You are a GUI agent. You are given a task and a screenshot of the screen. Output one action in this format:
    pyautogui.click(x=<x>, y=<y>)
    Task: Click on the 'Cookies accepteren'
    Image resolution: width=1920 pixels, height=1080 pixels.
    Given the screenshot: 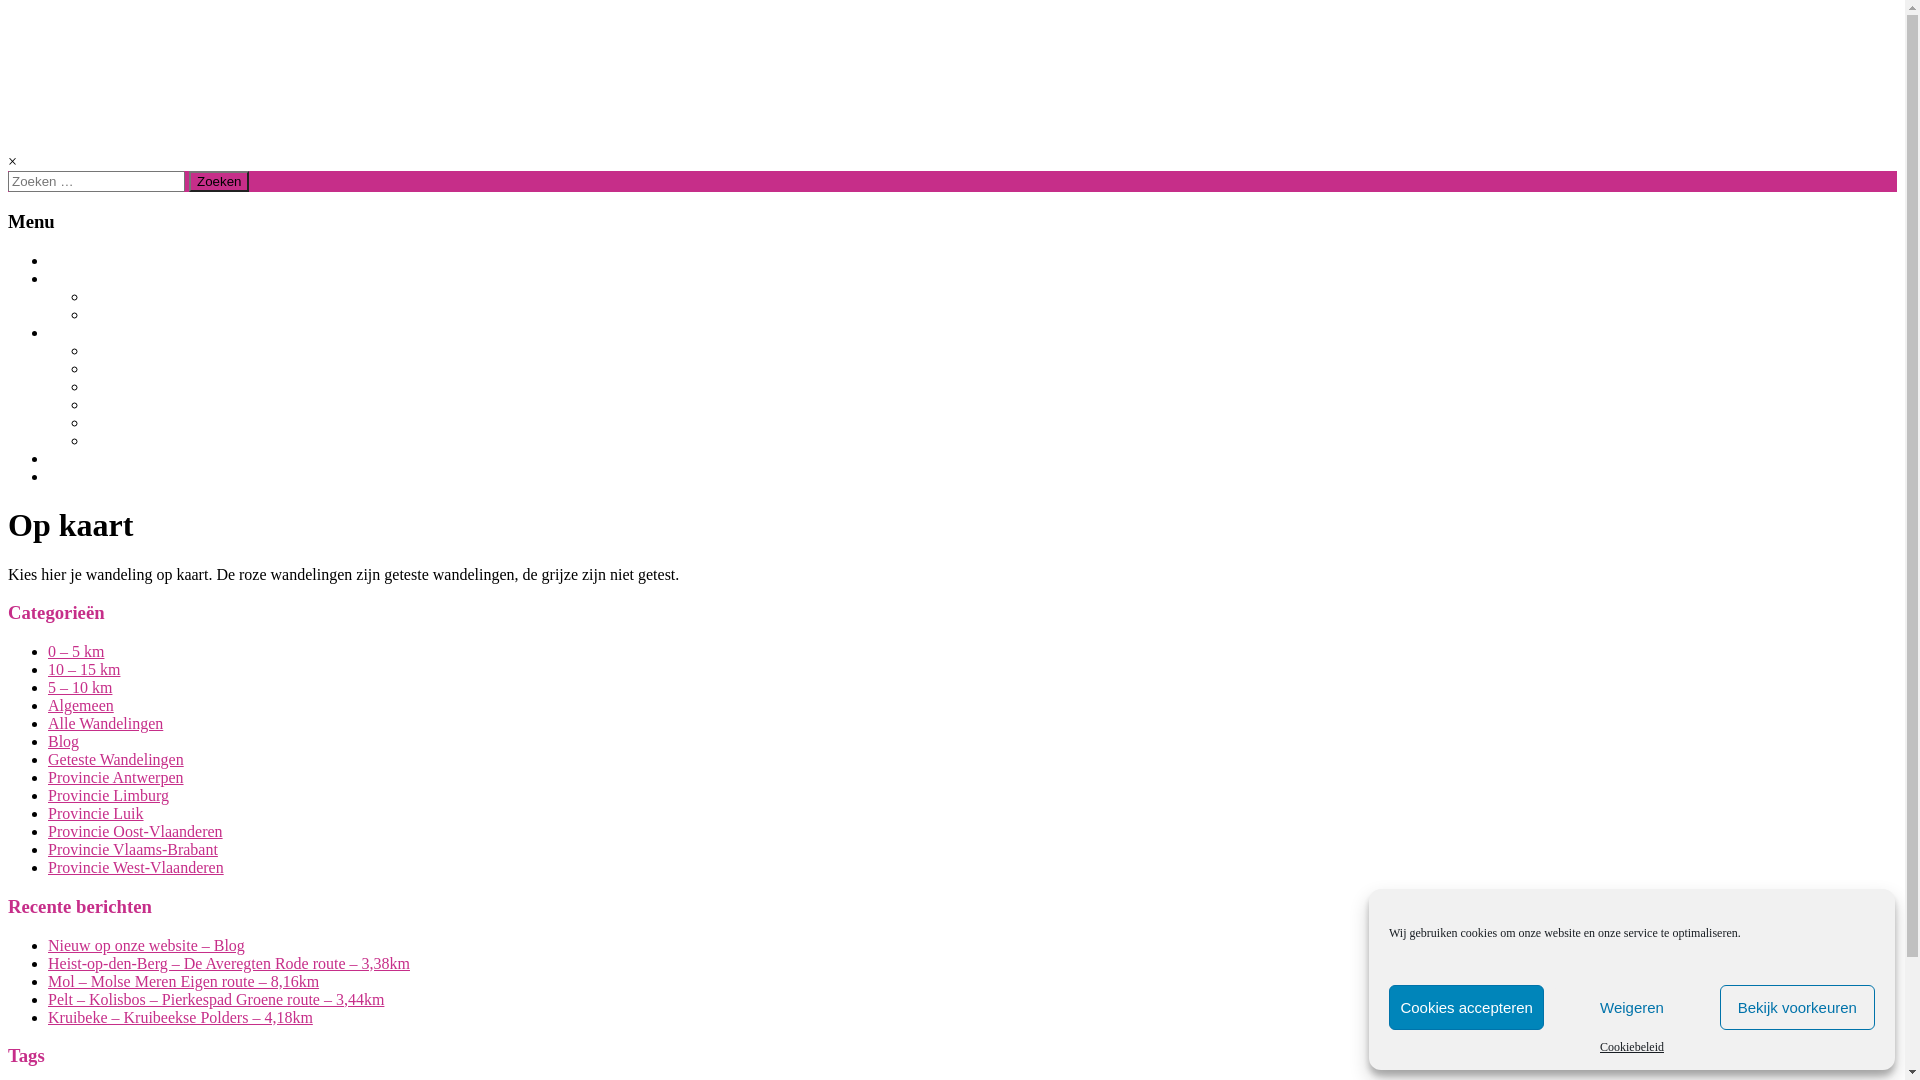 What is the action you would take?
    pyautogui.click(x=1387, y=1007)
    